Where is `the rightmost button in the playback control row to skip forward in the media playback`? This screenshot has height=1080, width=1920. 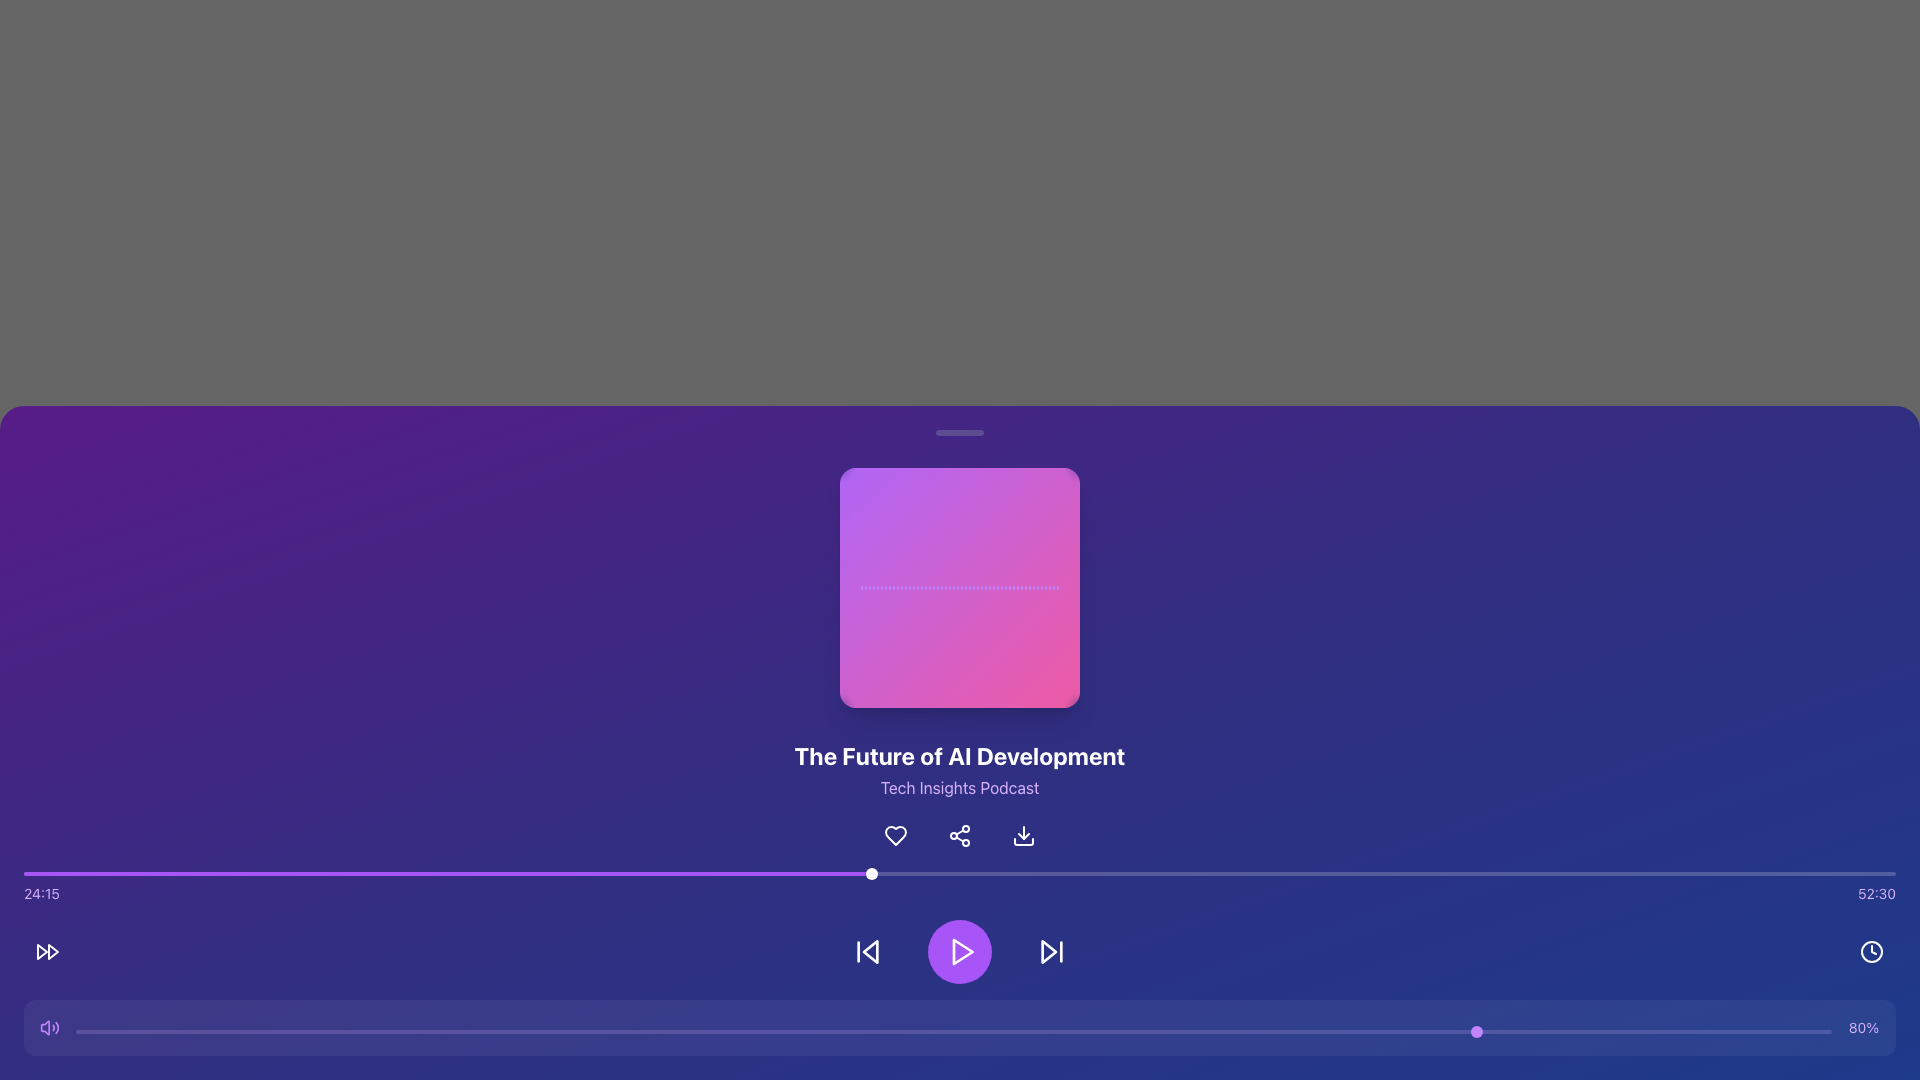
the rightmost button in the playback control row to skip forward in the media playback is located at coordinates (1048, 951).